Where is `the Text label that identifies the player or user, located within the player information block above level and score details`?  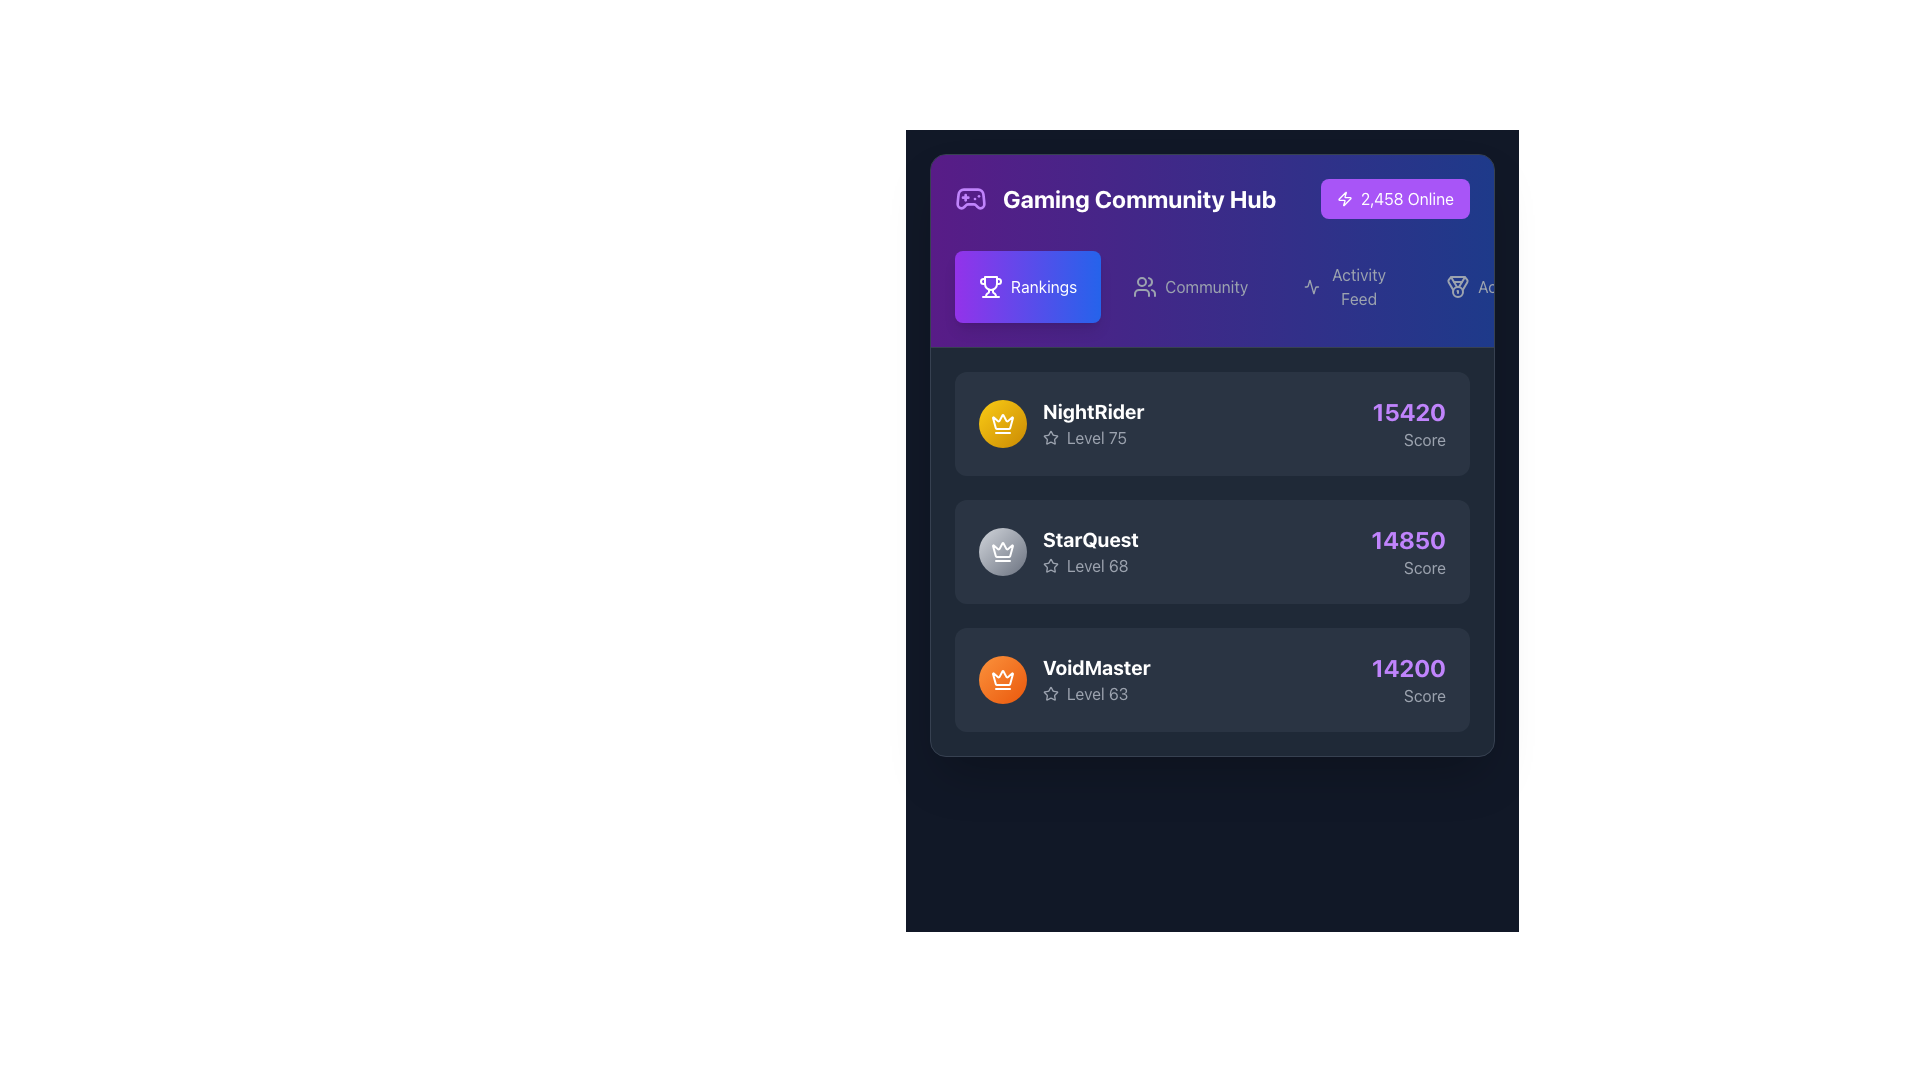 the Text label that identifies the player or user, located within the player information block above level and score details is located at coordinates (1095, 667).